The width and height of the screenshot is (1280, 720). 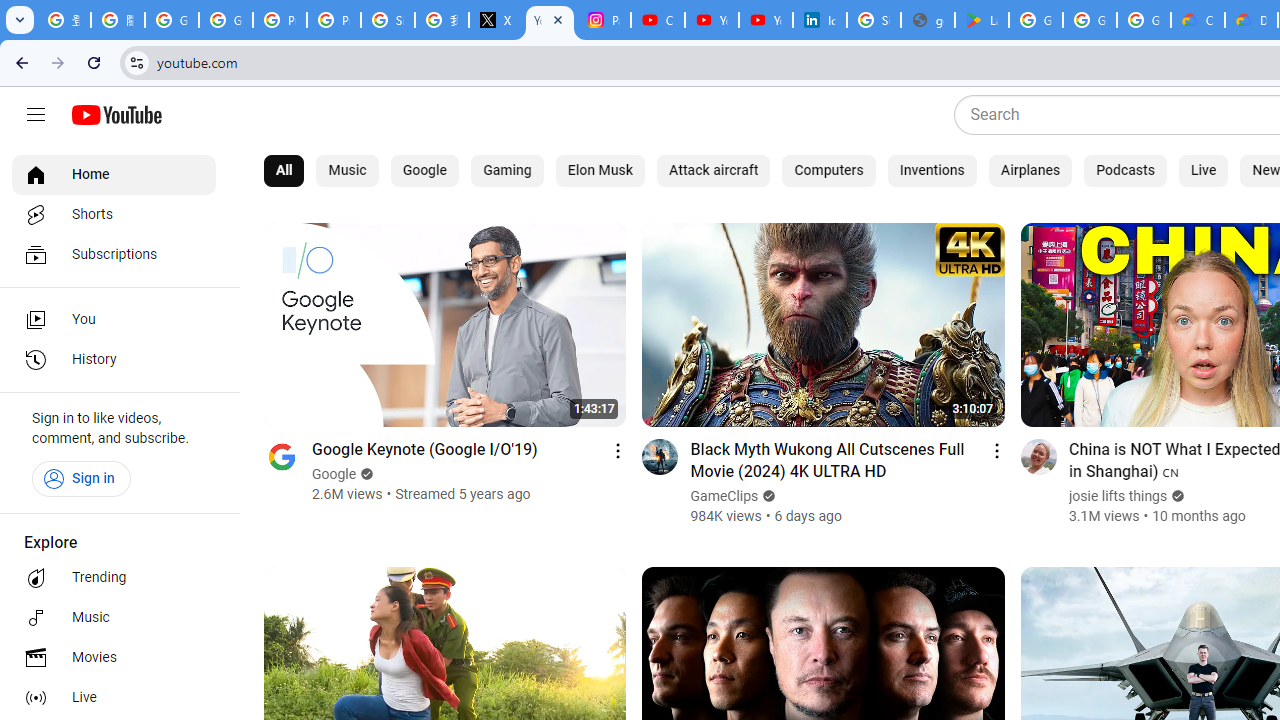 What do you see at coordinates (283, 170) in the screenshot?
I see `'All'` at bounding box center [283, 170].